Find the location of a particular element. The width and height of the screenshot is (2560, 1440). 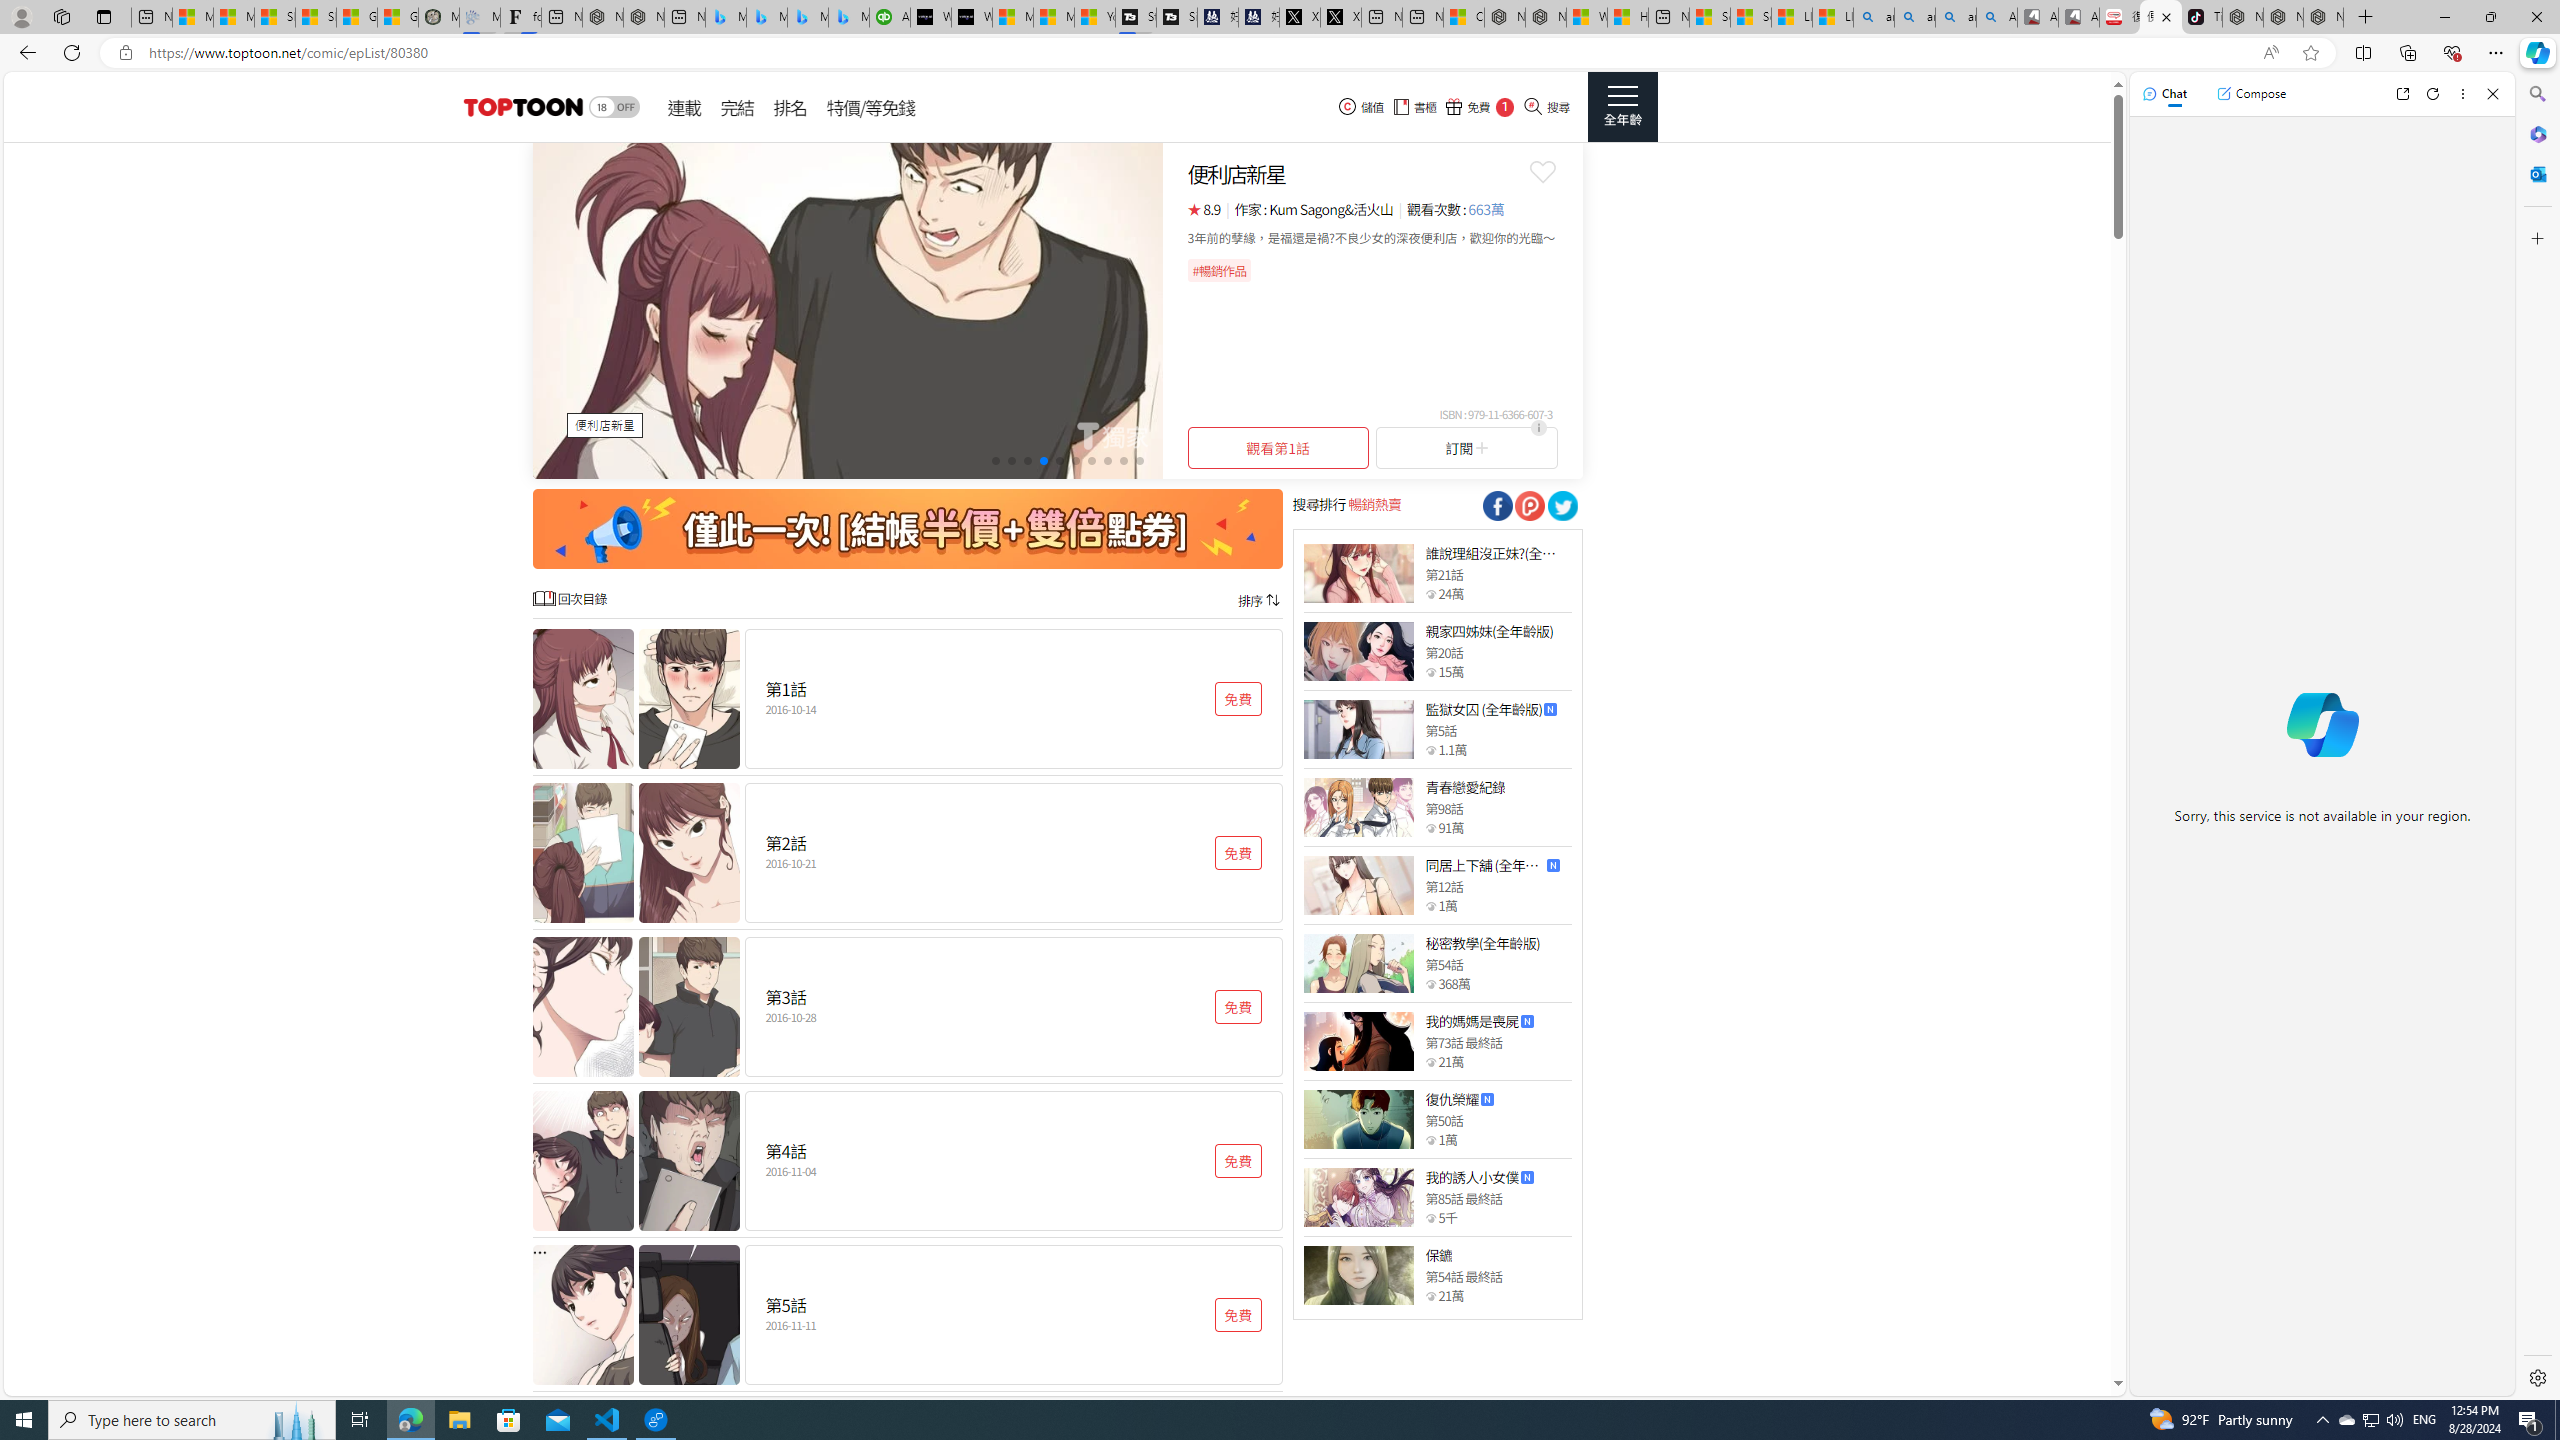

'Microsoft Bing Travel - Shangri-La Hotel Bangkok' is located at coordinates (847, 16).